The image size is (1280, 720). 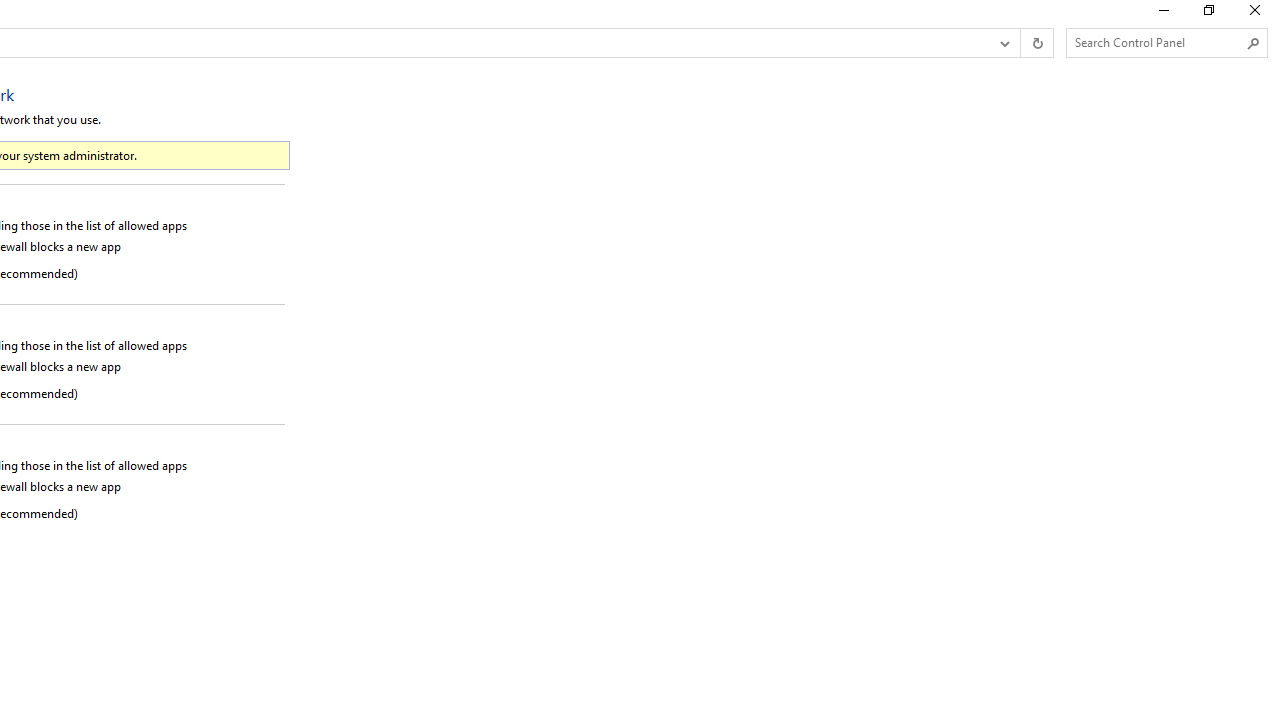 I want to click on 'Minimize', so click(x=1162, y=15).